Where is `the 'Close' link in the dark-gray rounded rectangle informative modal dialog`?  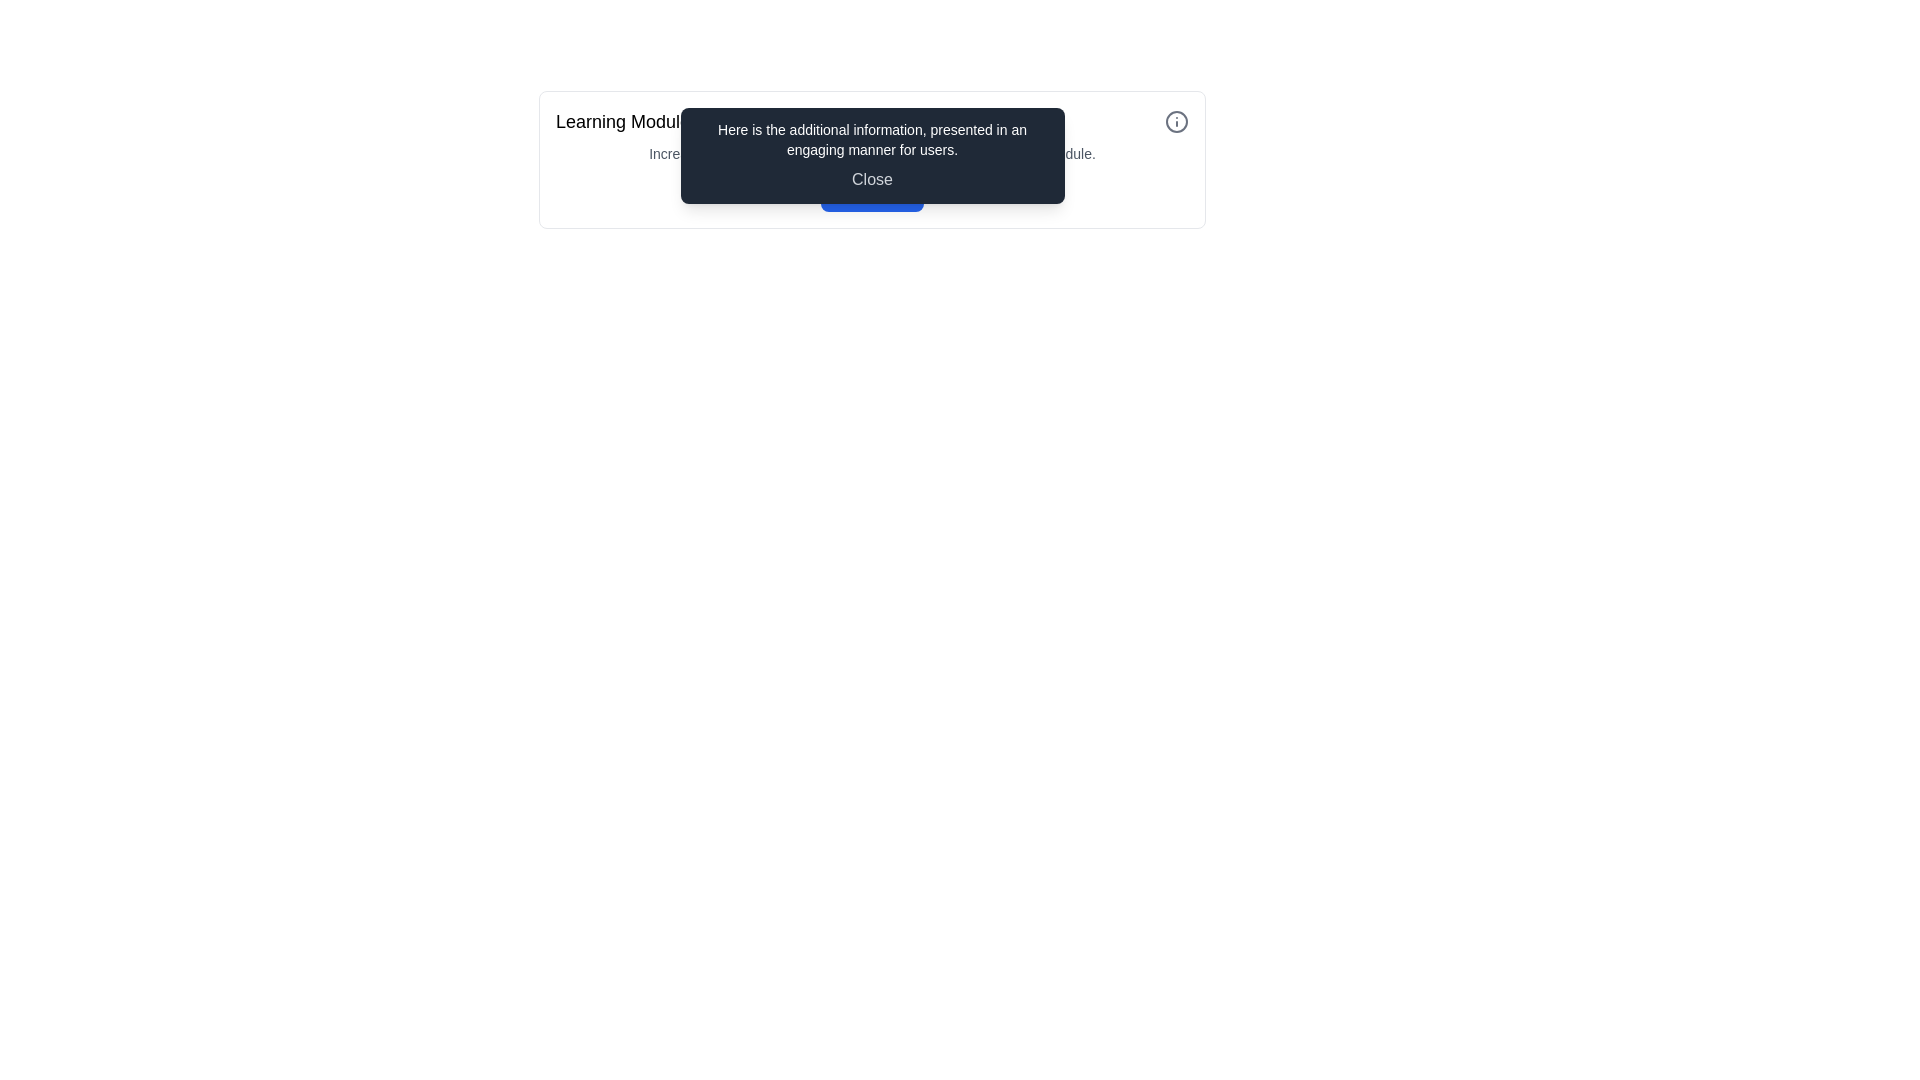 the 'Close' link in the dark-gray rounded rectangle informative modal dialog is located at coordinates (872, 158).